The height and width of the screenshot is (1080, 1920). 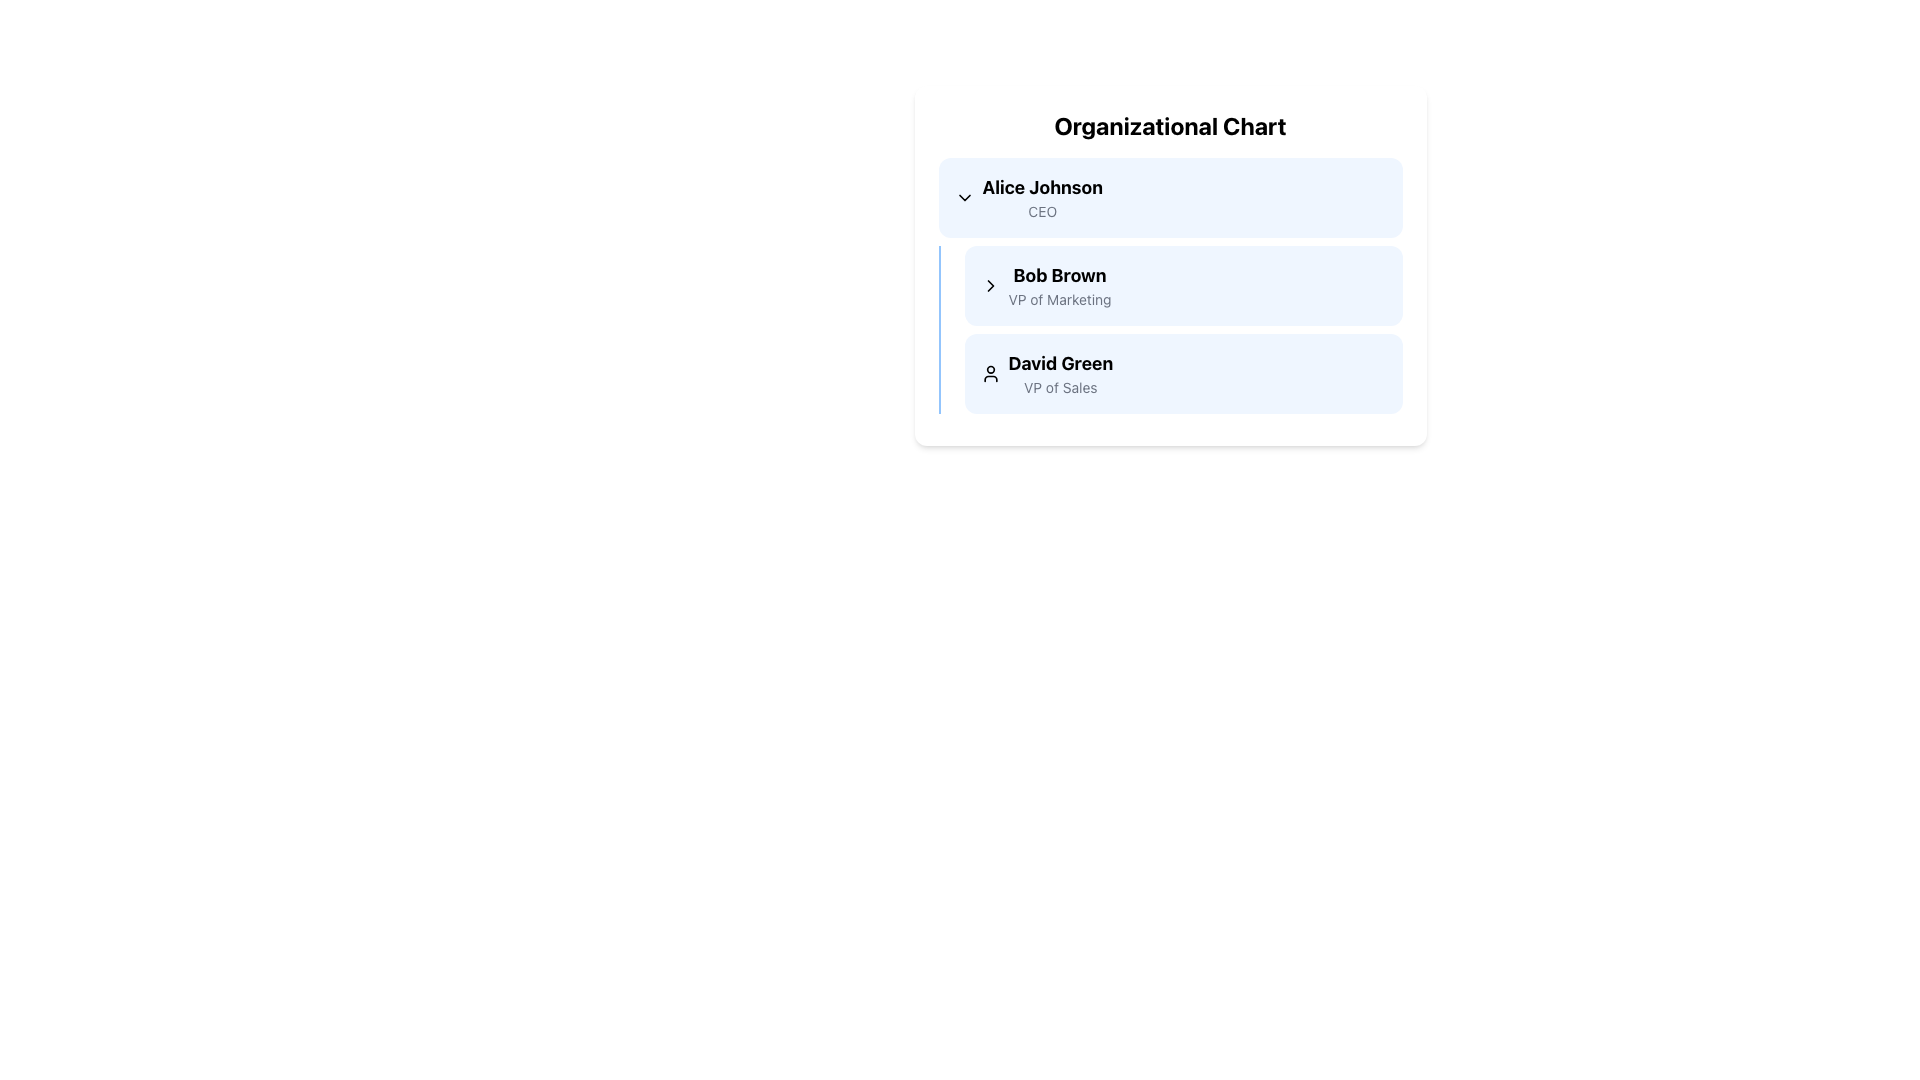 What do you see at coordinates (1059, 276) in the screenshot?
I see `the bolded text 'Bob Brown' in the organizational chart, which is styled with a large font and is positioned beneath 'Alice Johnson' and above 'David Green'` at bounding box center [1059, 276].